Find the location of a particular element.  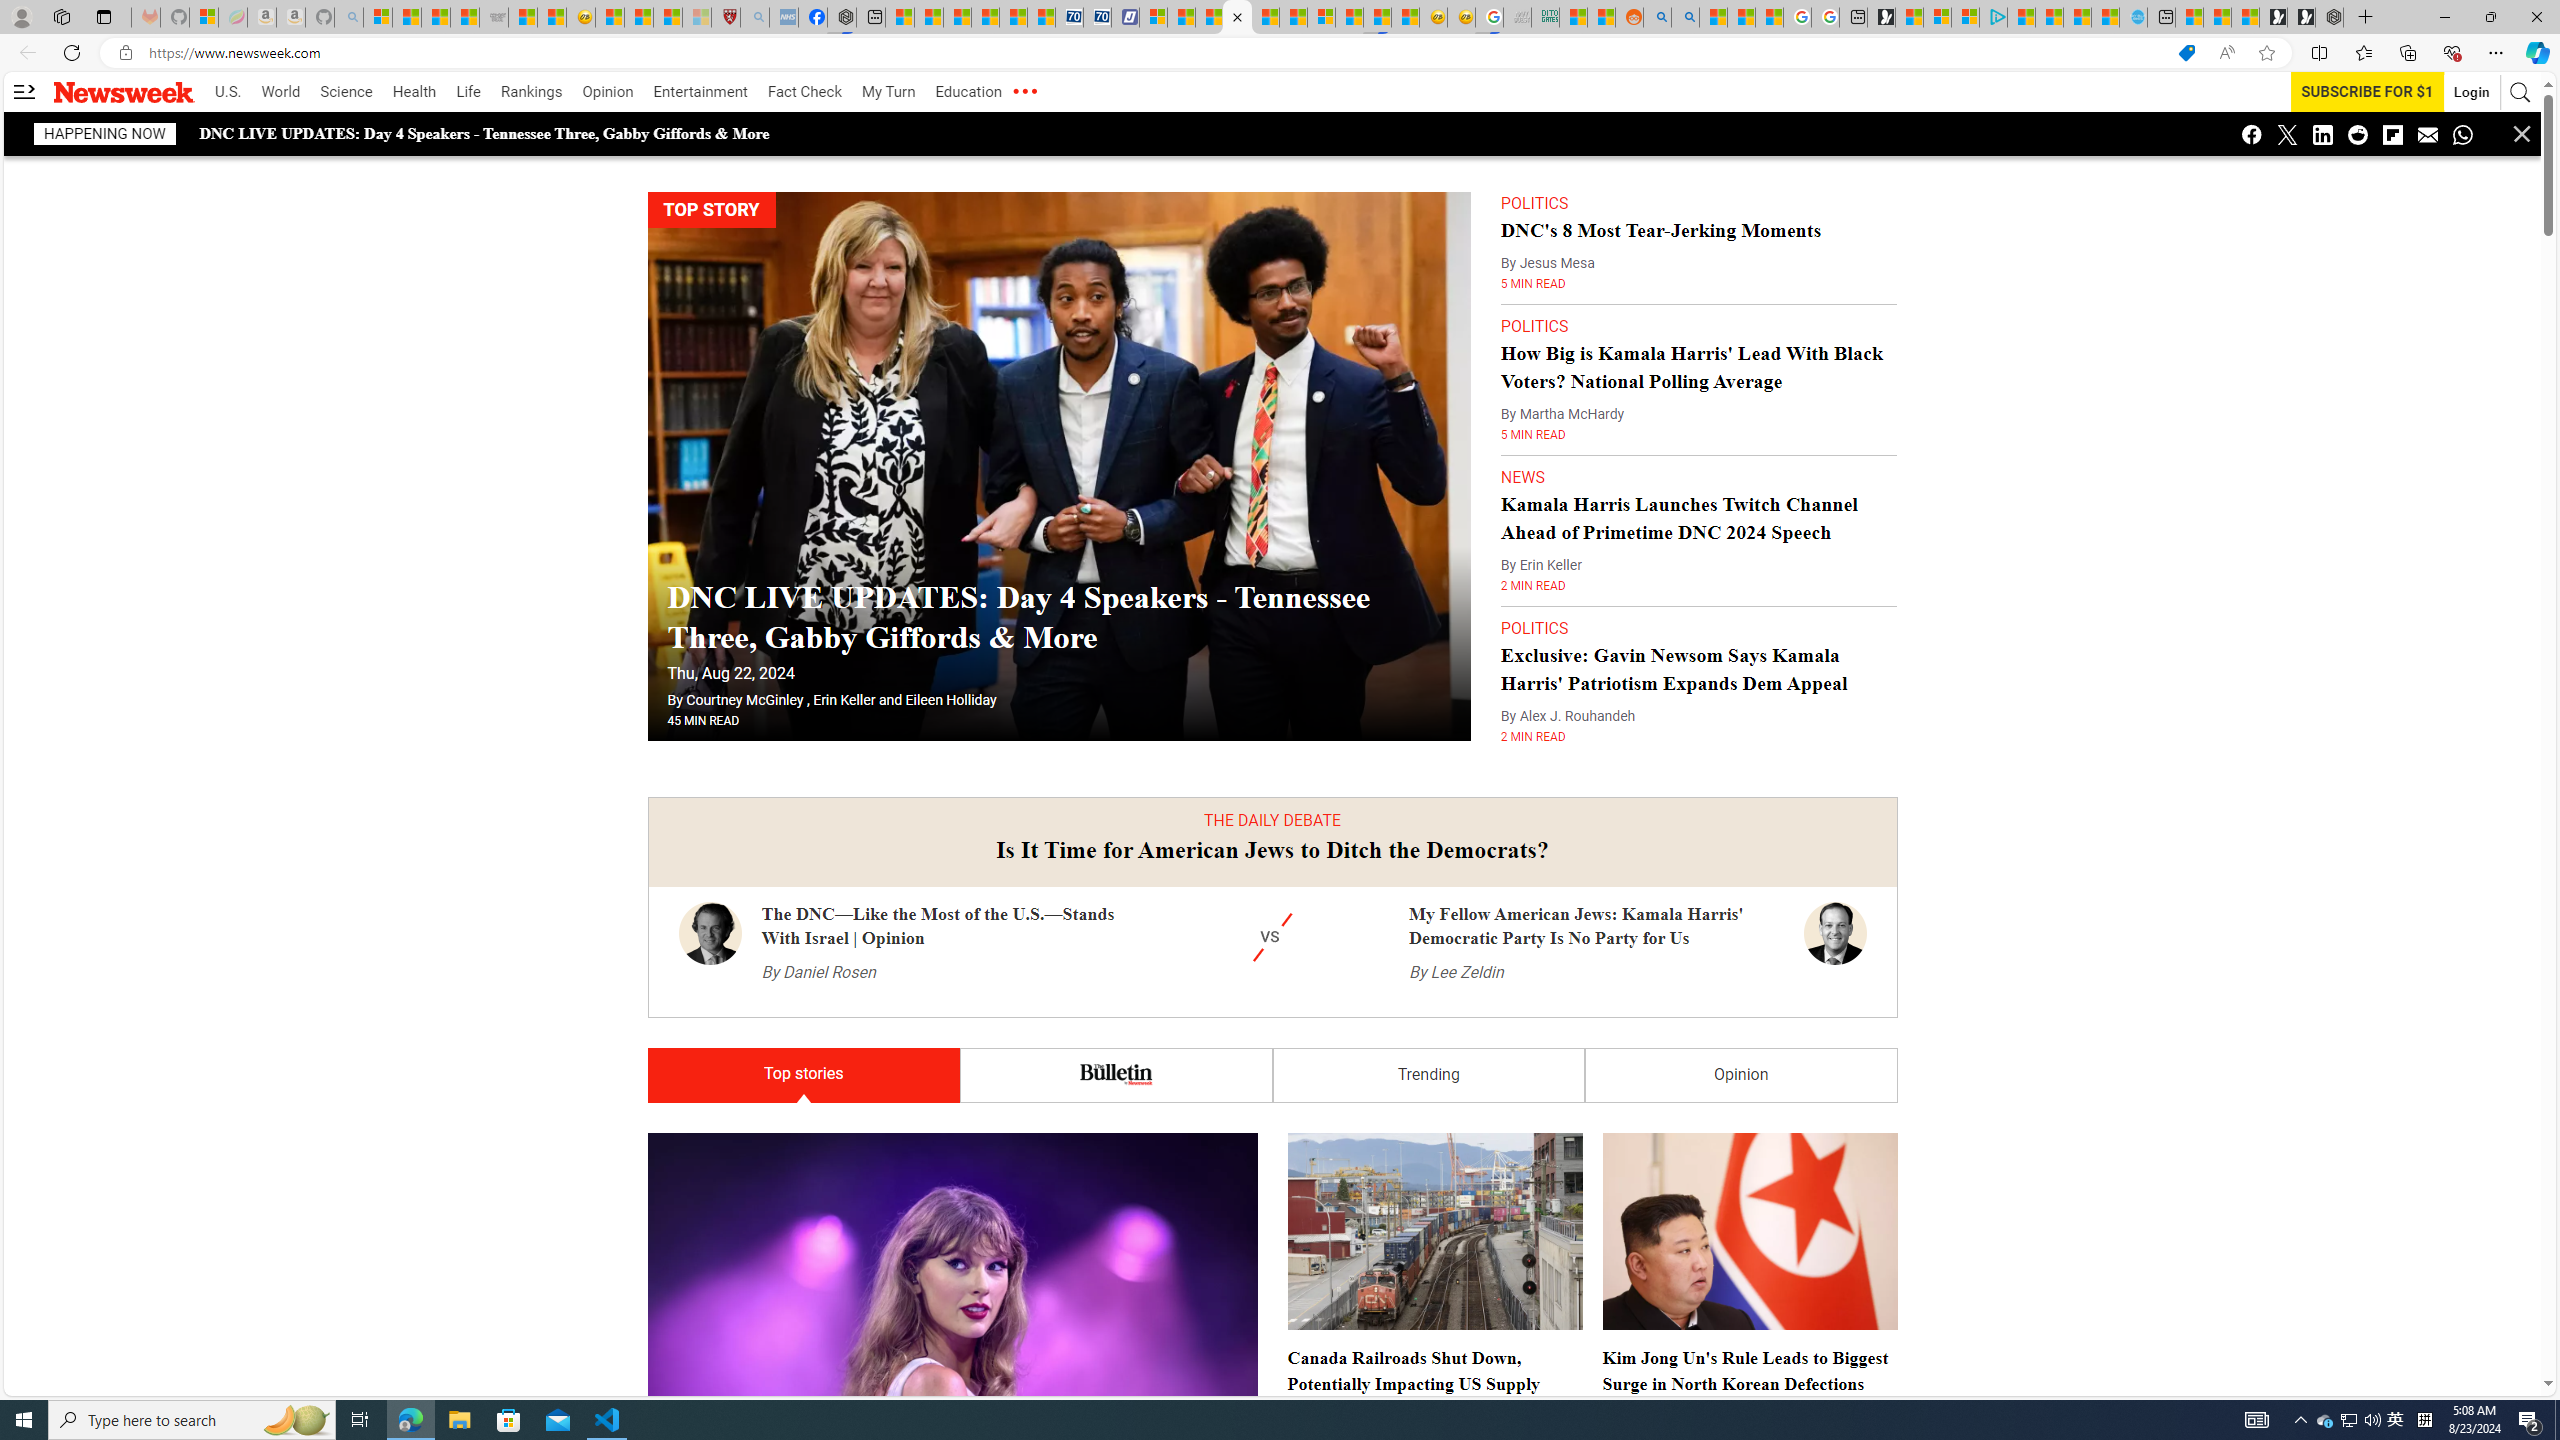

'Fact Check' is located at coordinates (804, 91).